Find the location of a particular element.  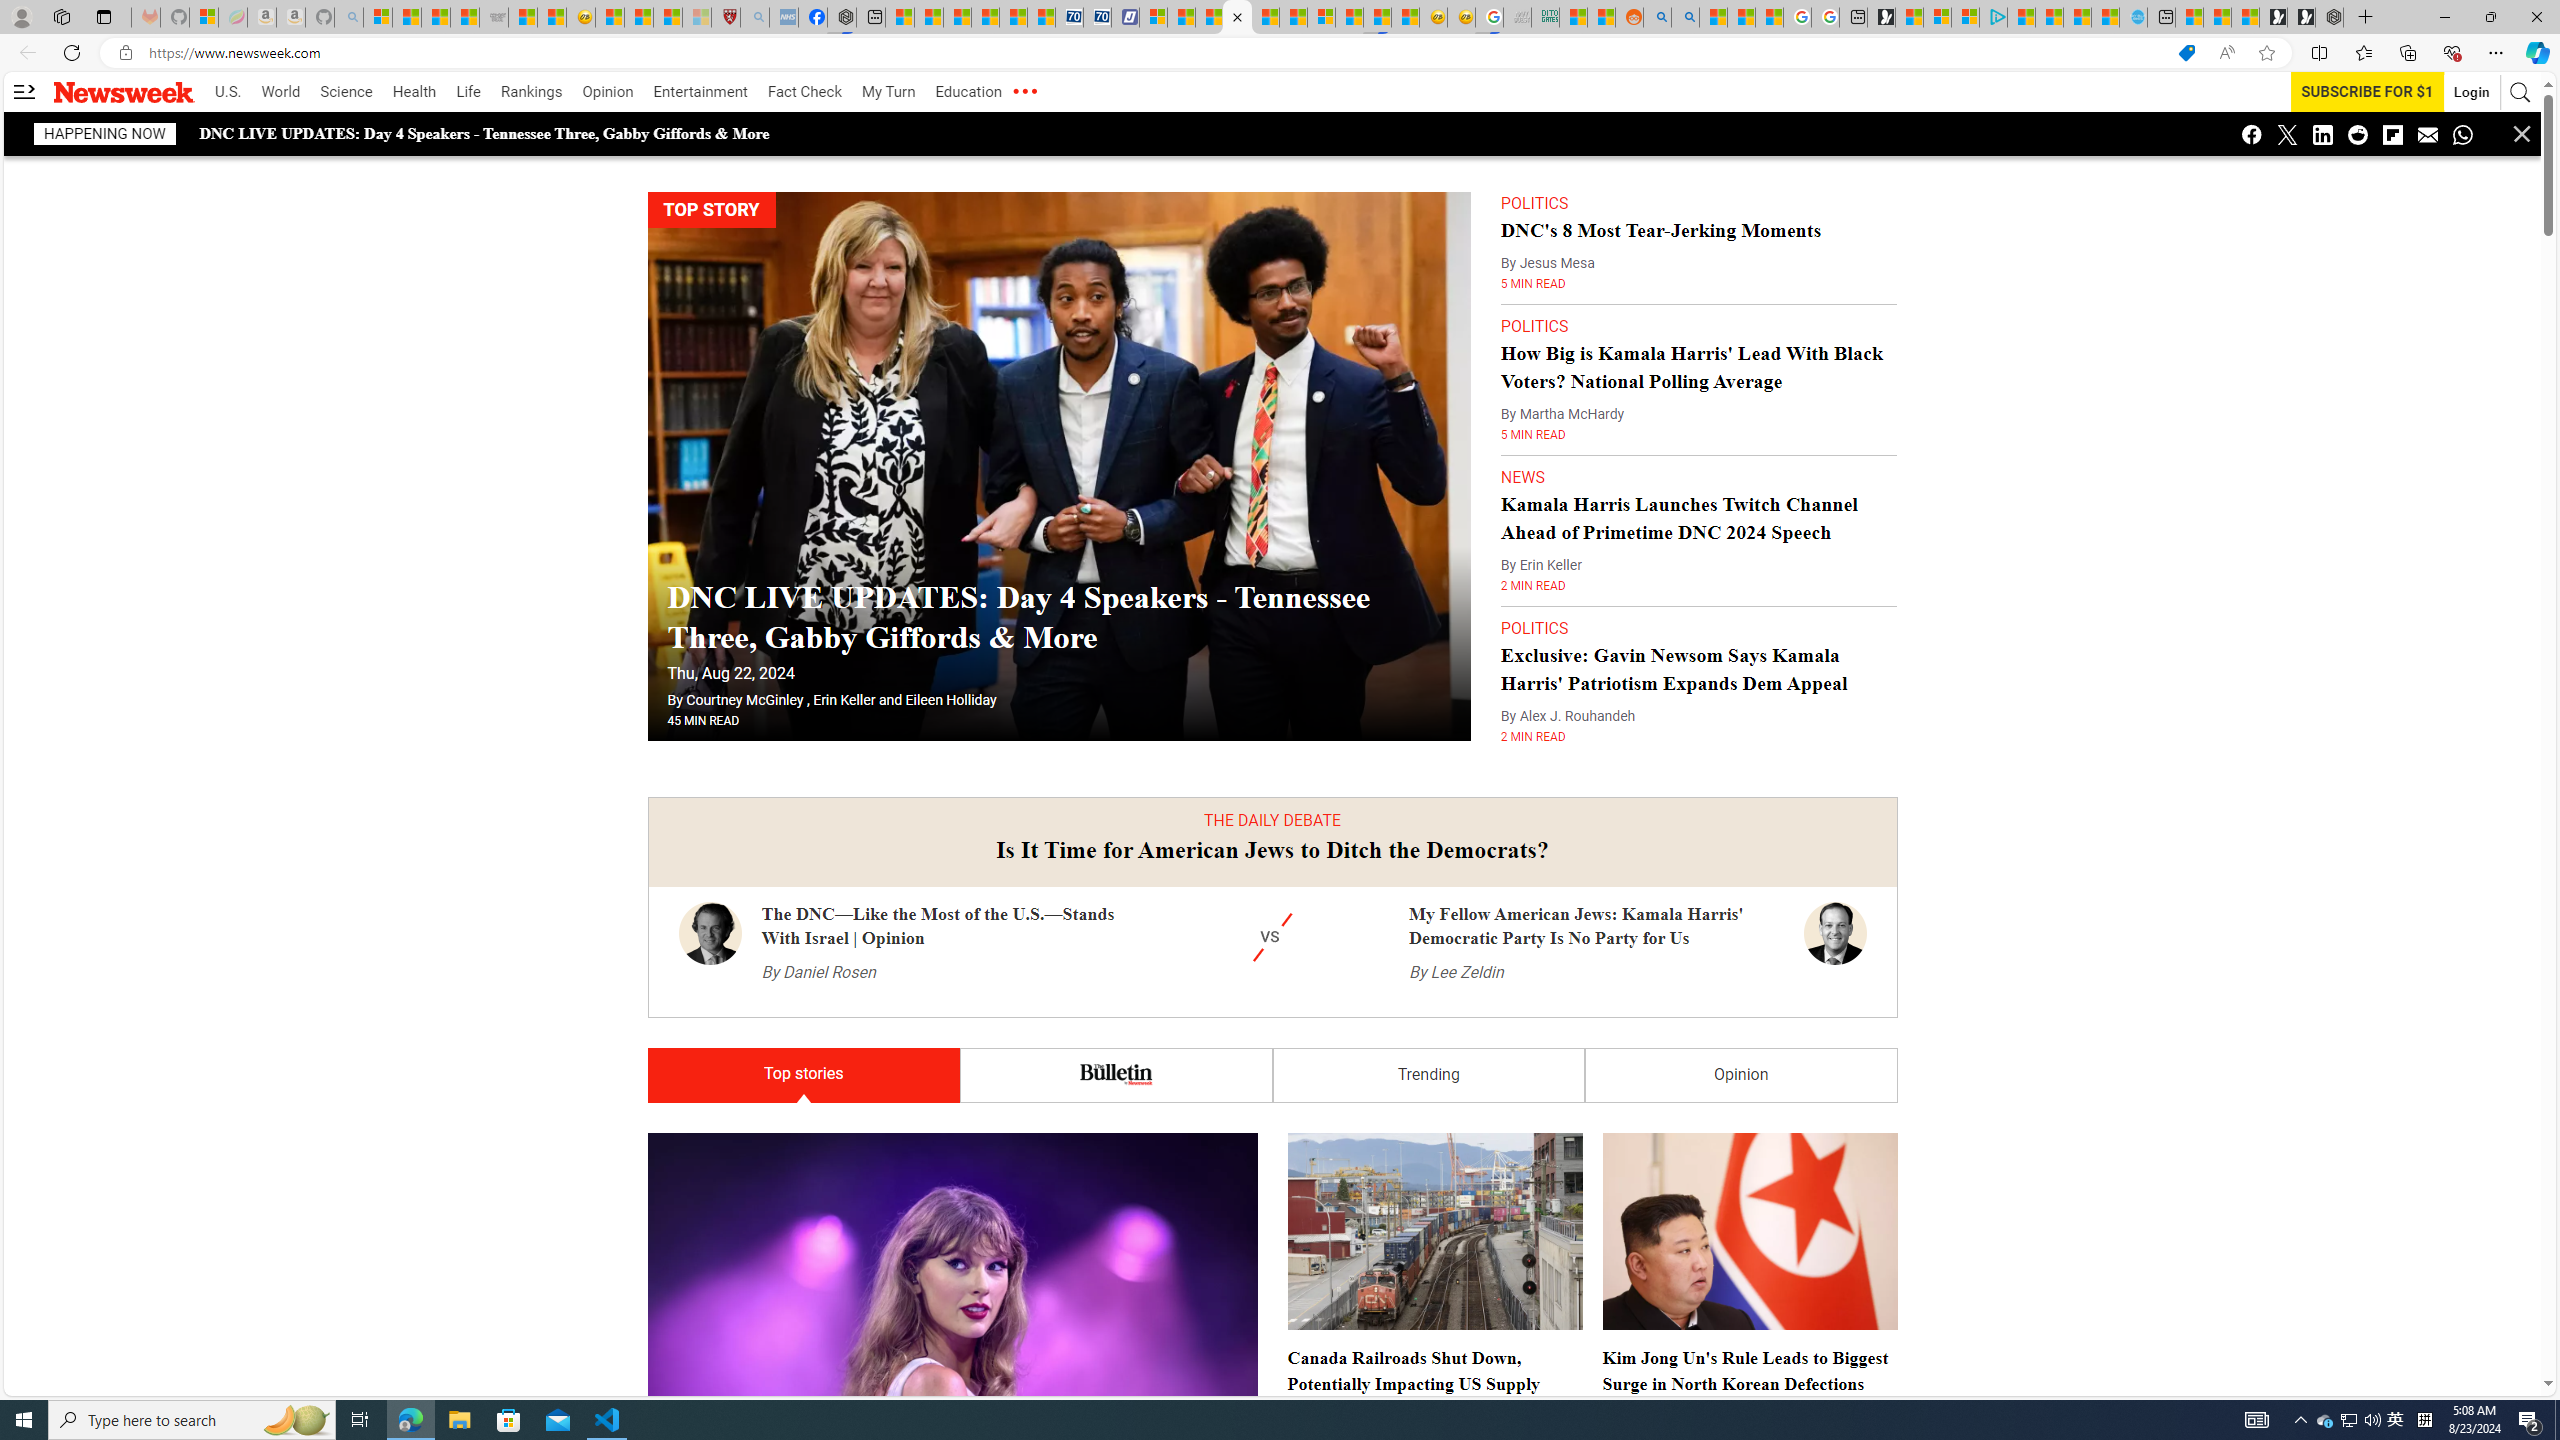

'Fact Check' is located at coordinates (804, 91).